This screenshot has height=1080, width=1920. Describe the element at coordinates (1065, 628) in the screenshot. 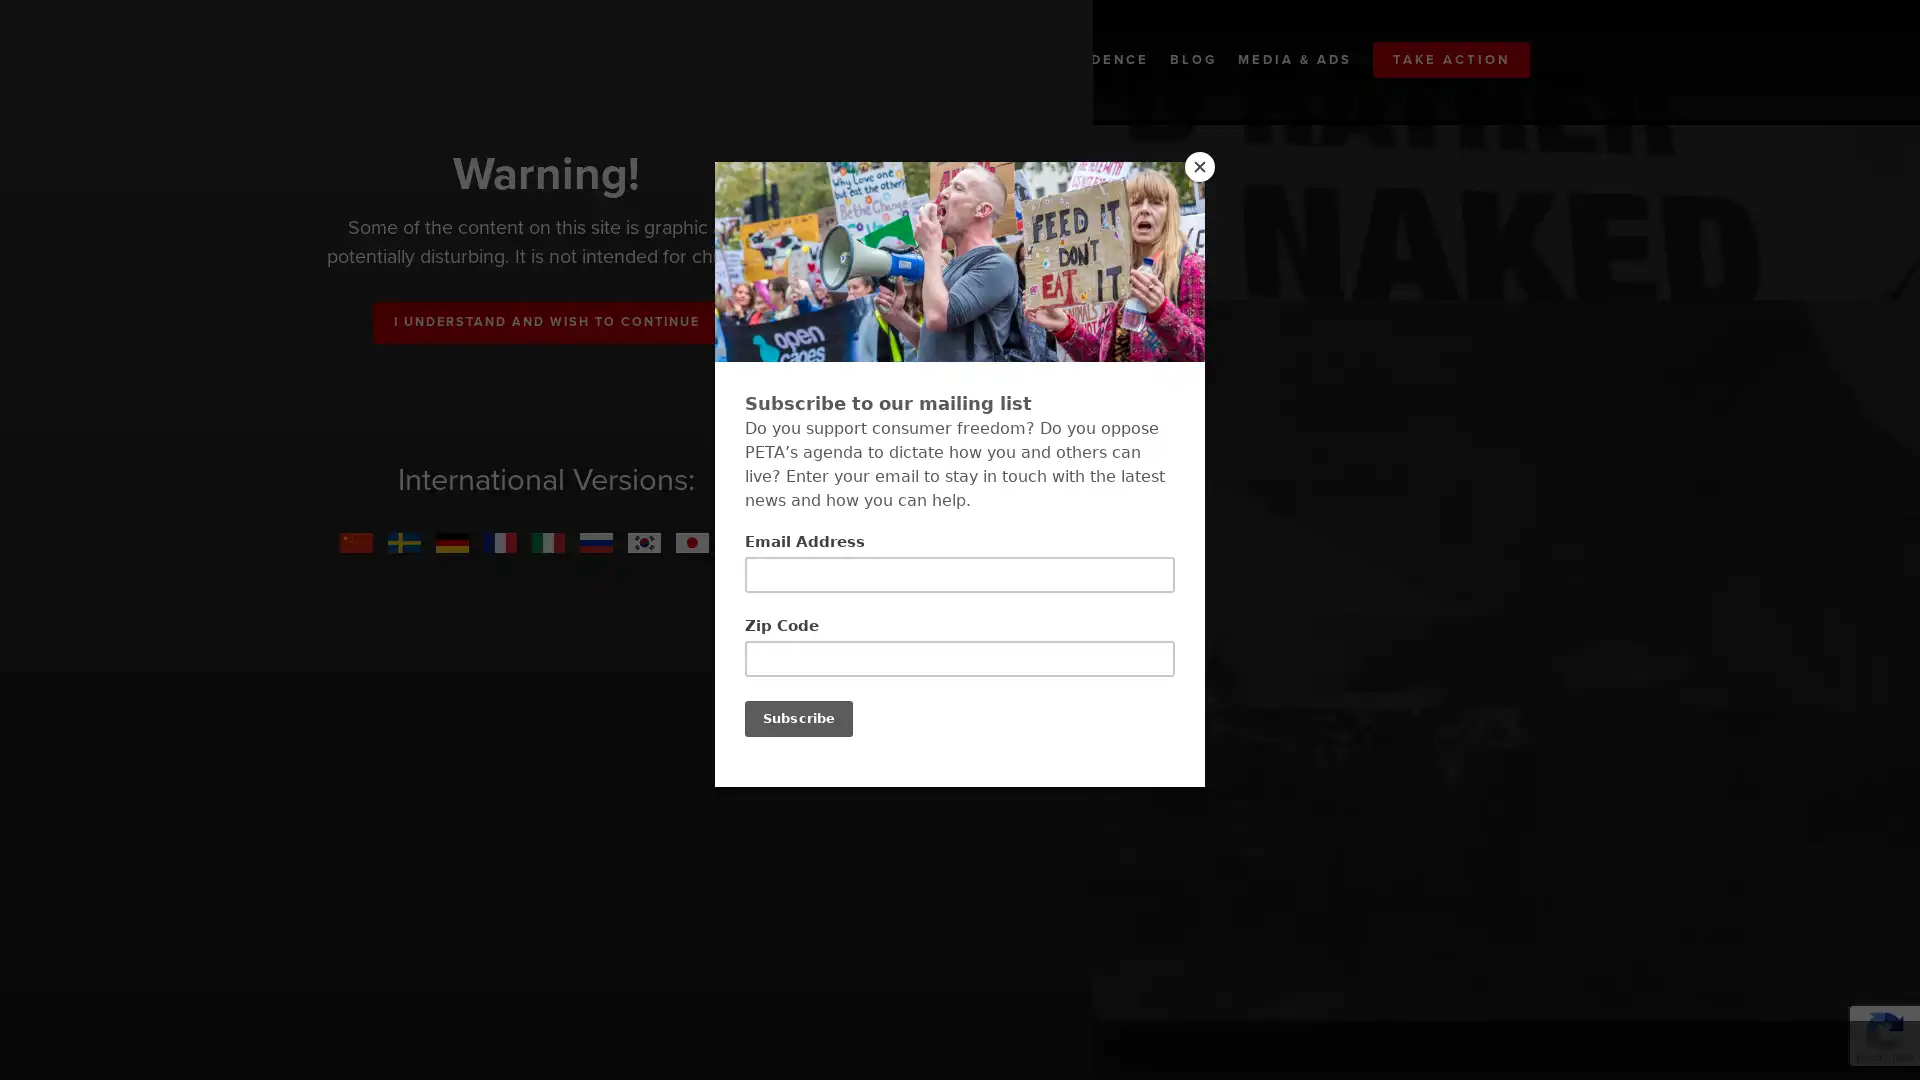

I see `GET THE FULL REPORT` at that location.